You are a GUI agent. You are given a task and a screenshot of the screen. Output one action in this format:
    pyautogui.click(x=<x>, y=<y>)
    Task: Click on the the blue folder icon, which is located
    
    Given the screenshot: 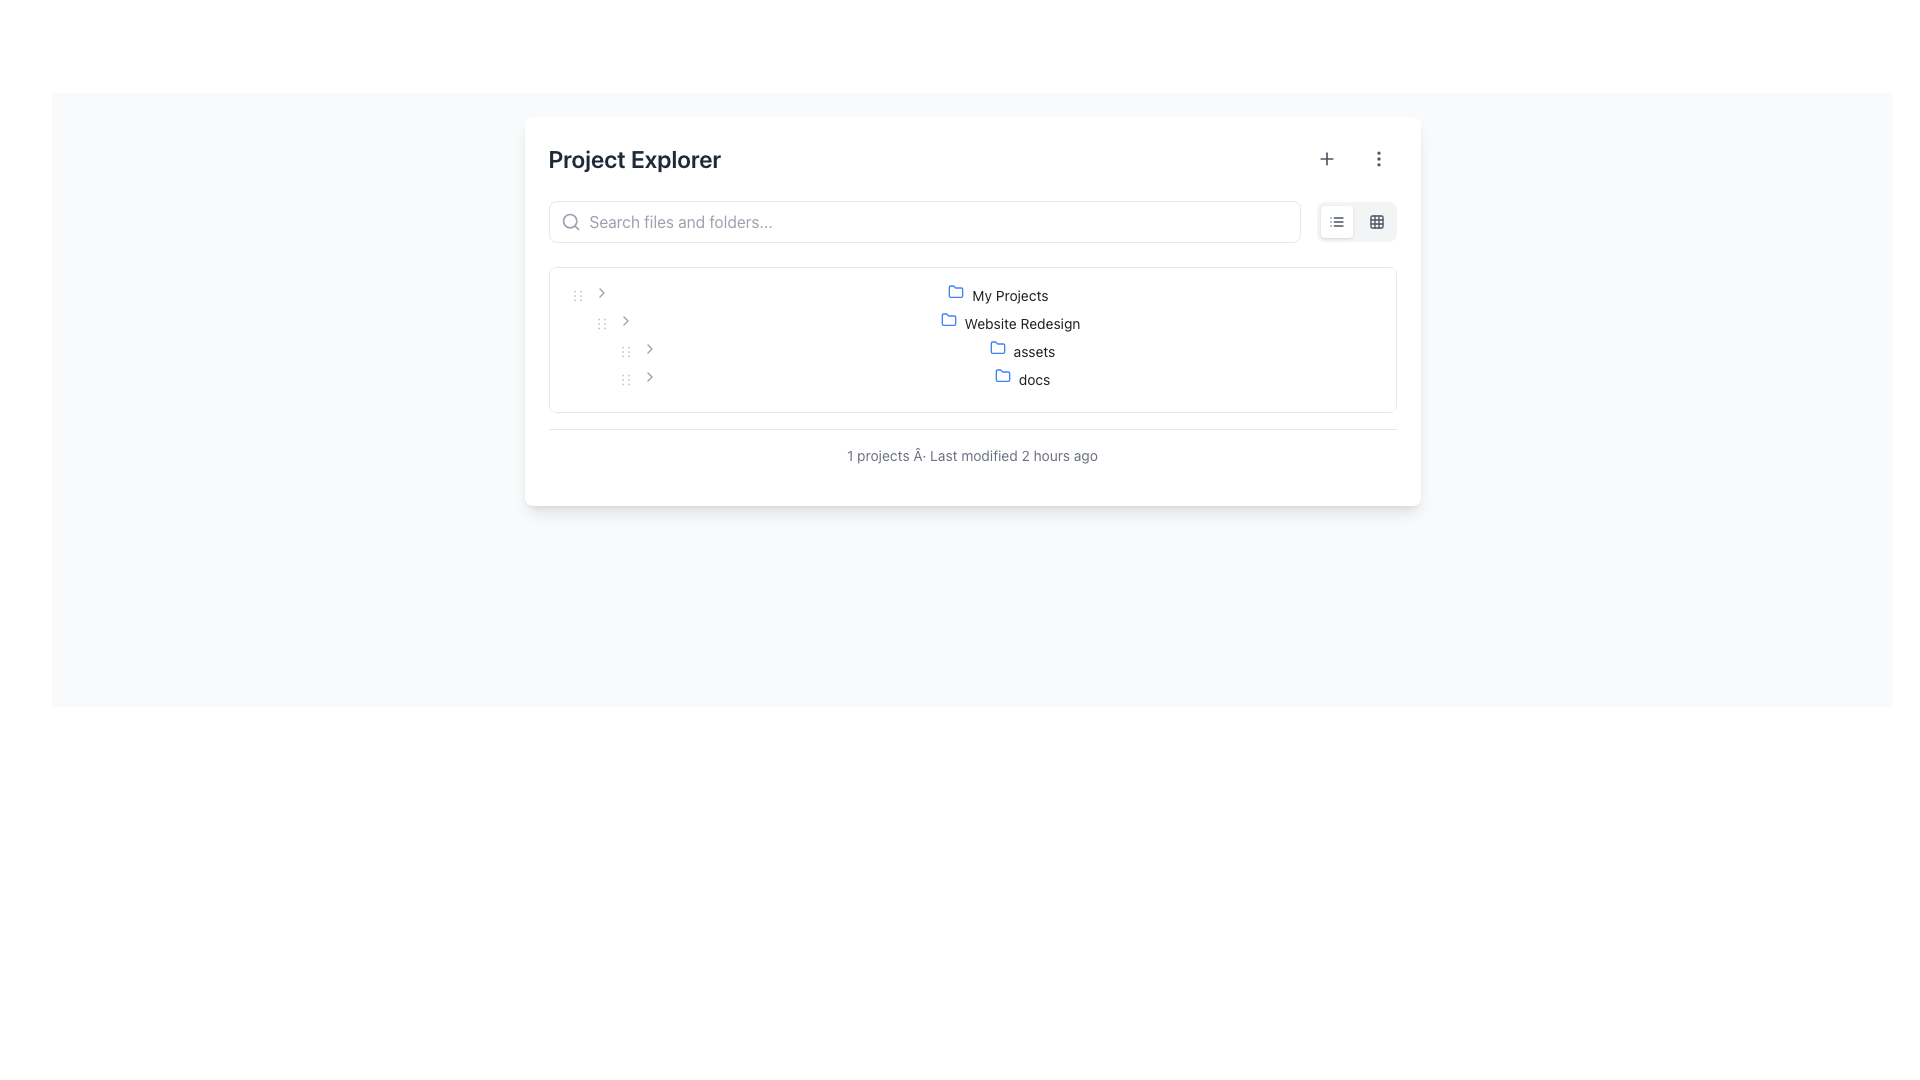 What is the action you would take?
    pyautogui.click(x=960, y=296)
    